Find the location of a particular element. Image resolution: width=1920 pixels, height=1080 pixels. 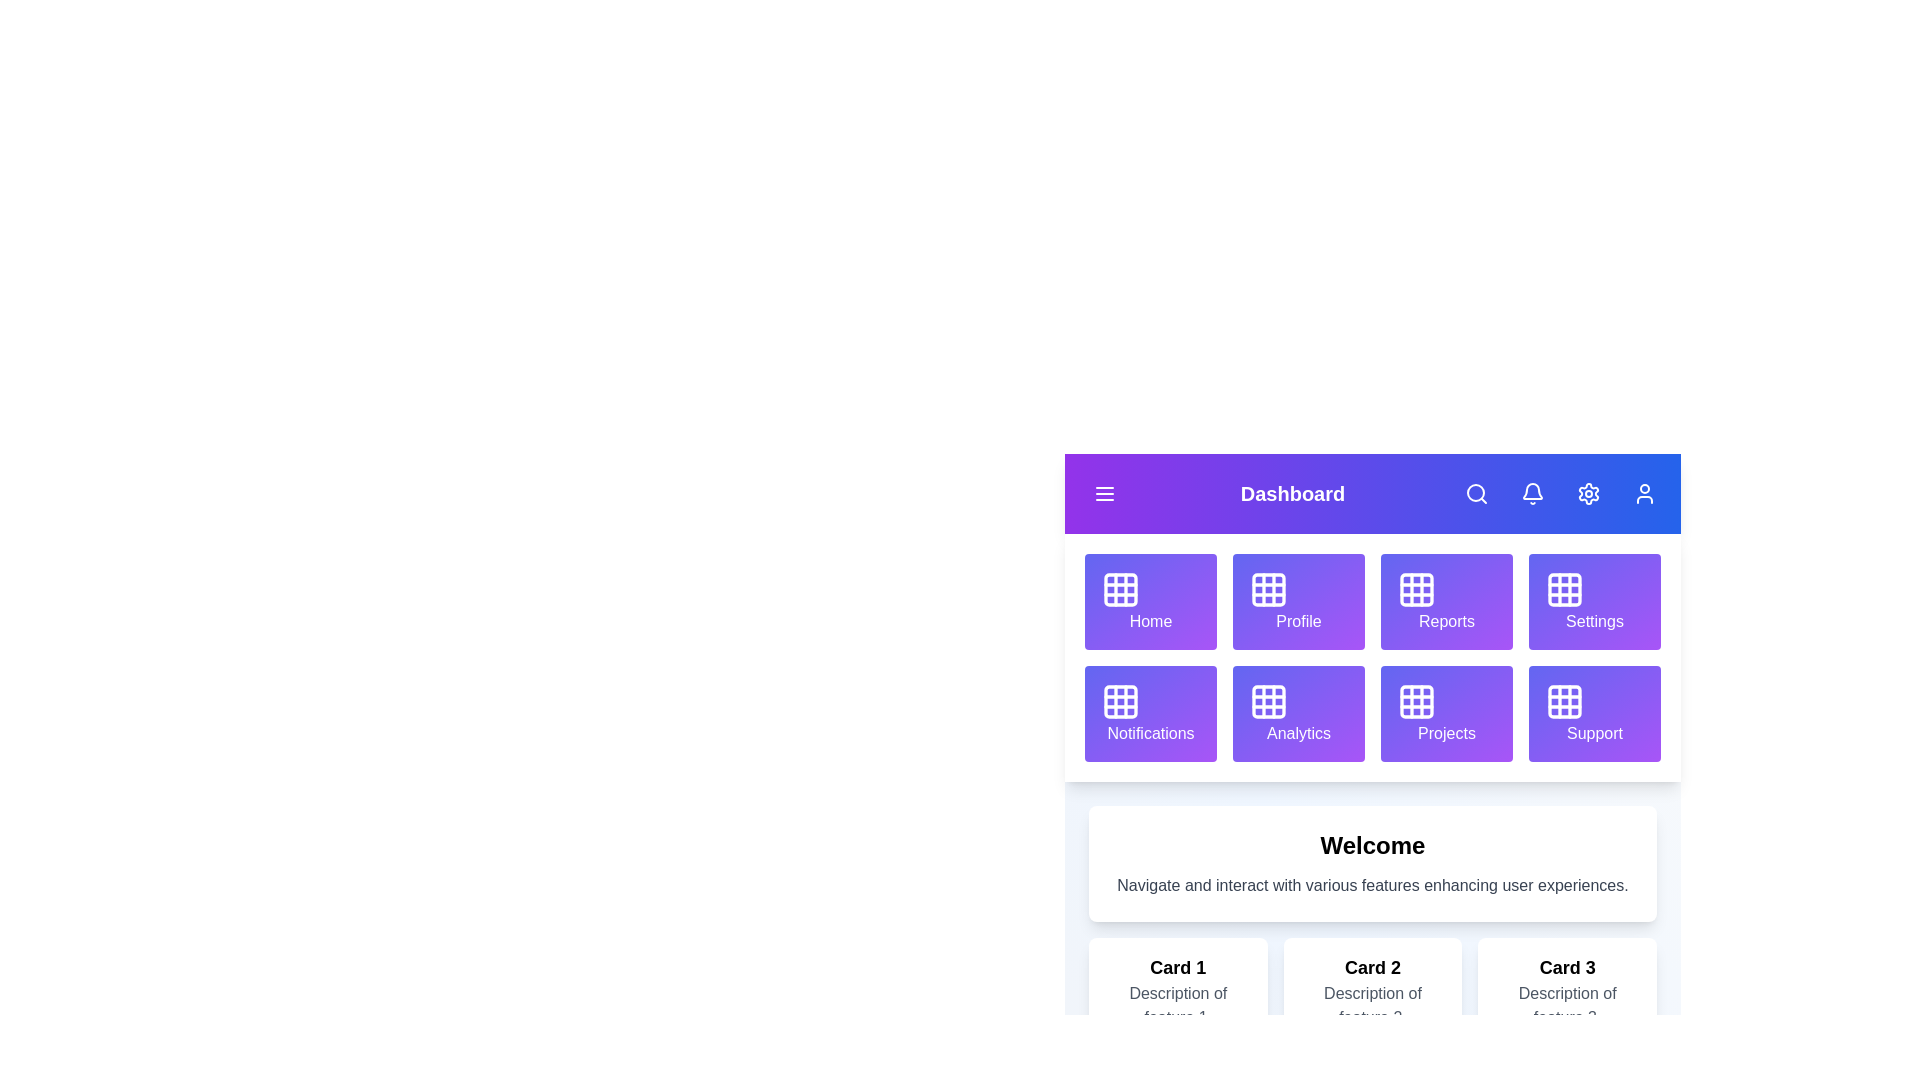

the grid item labeled Home to navigate to its section is located at coordinates (1151, 600).